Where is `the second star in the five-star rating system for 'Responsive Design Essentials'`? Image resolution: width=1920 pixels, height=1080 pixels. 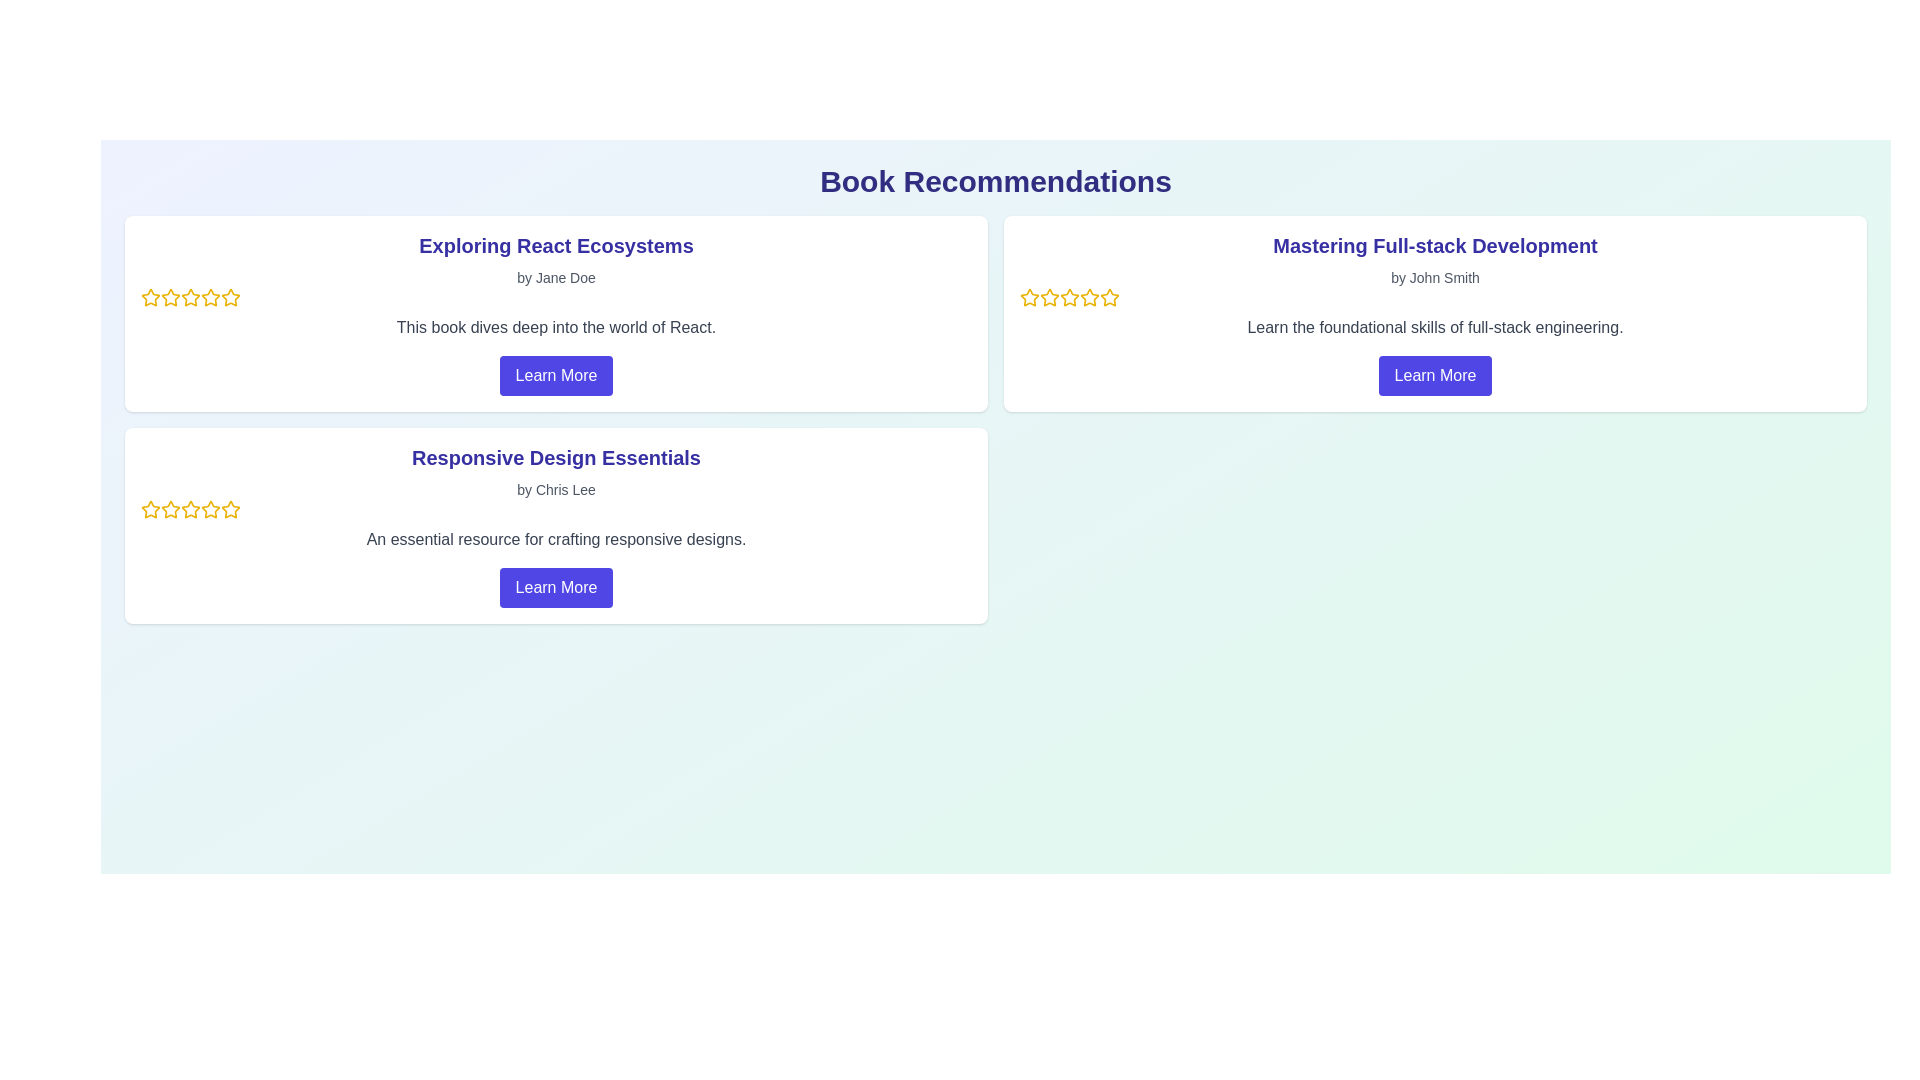
the second star in the five-star rating system for 'Responsive Design Essentials' is located at coordinates (191, 508).